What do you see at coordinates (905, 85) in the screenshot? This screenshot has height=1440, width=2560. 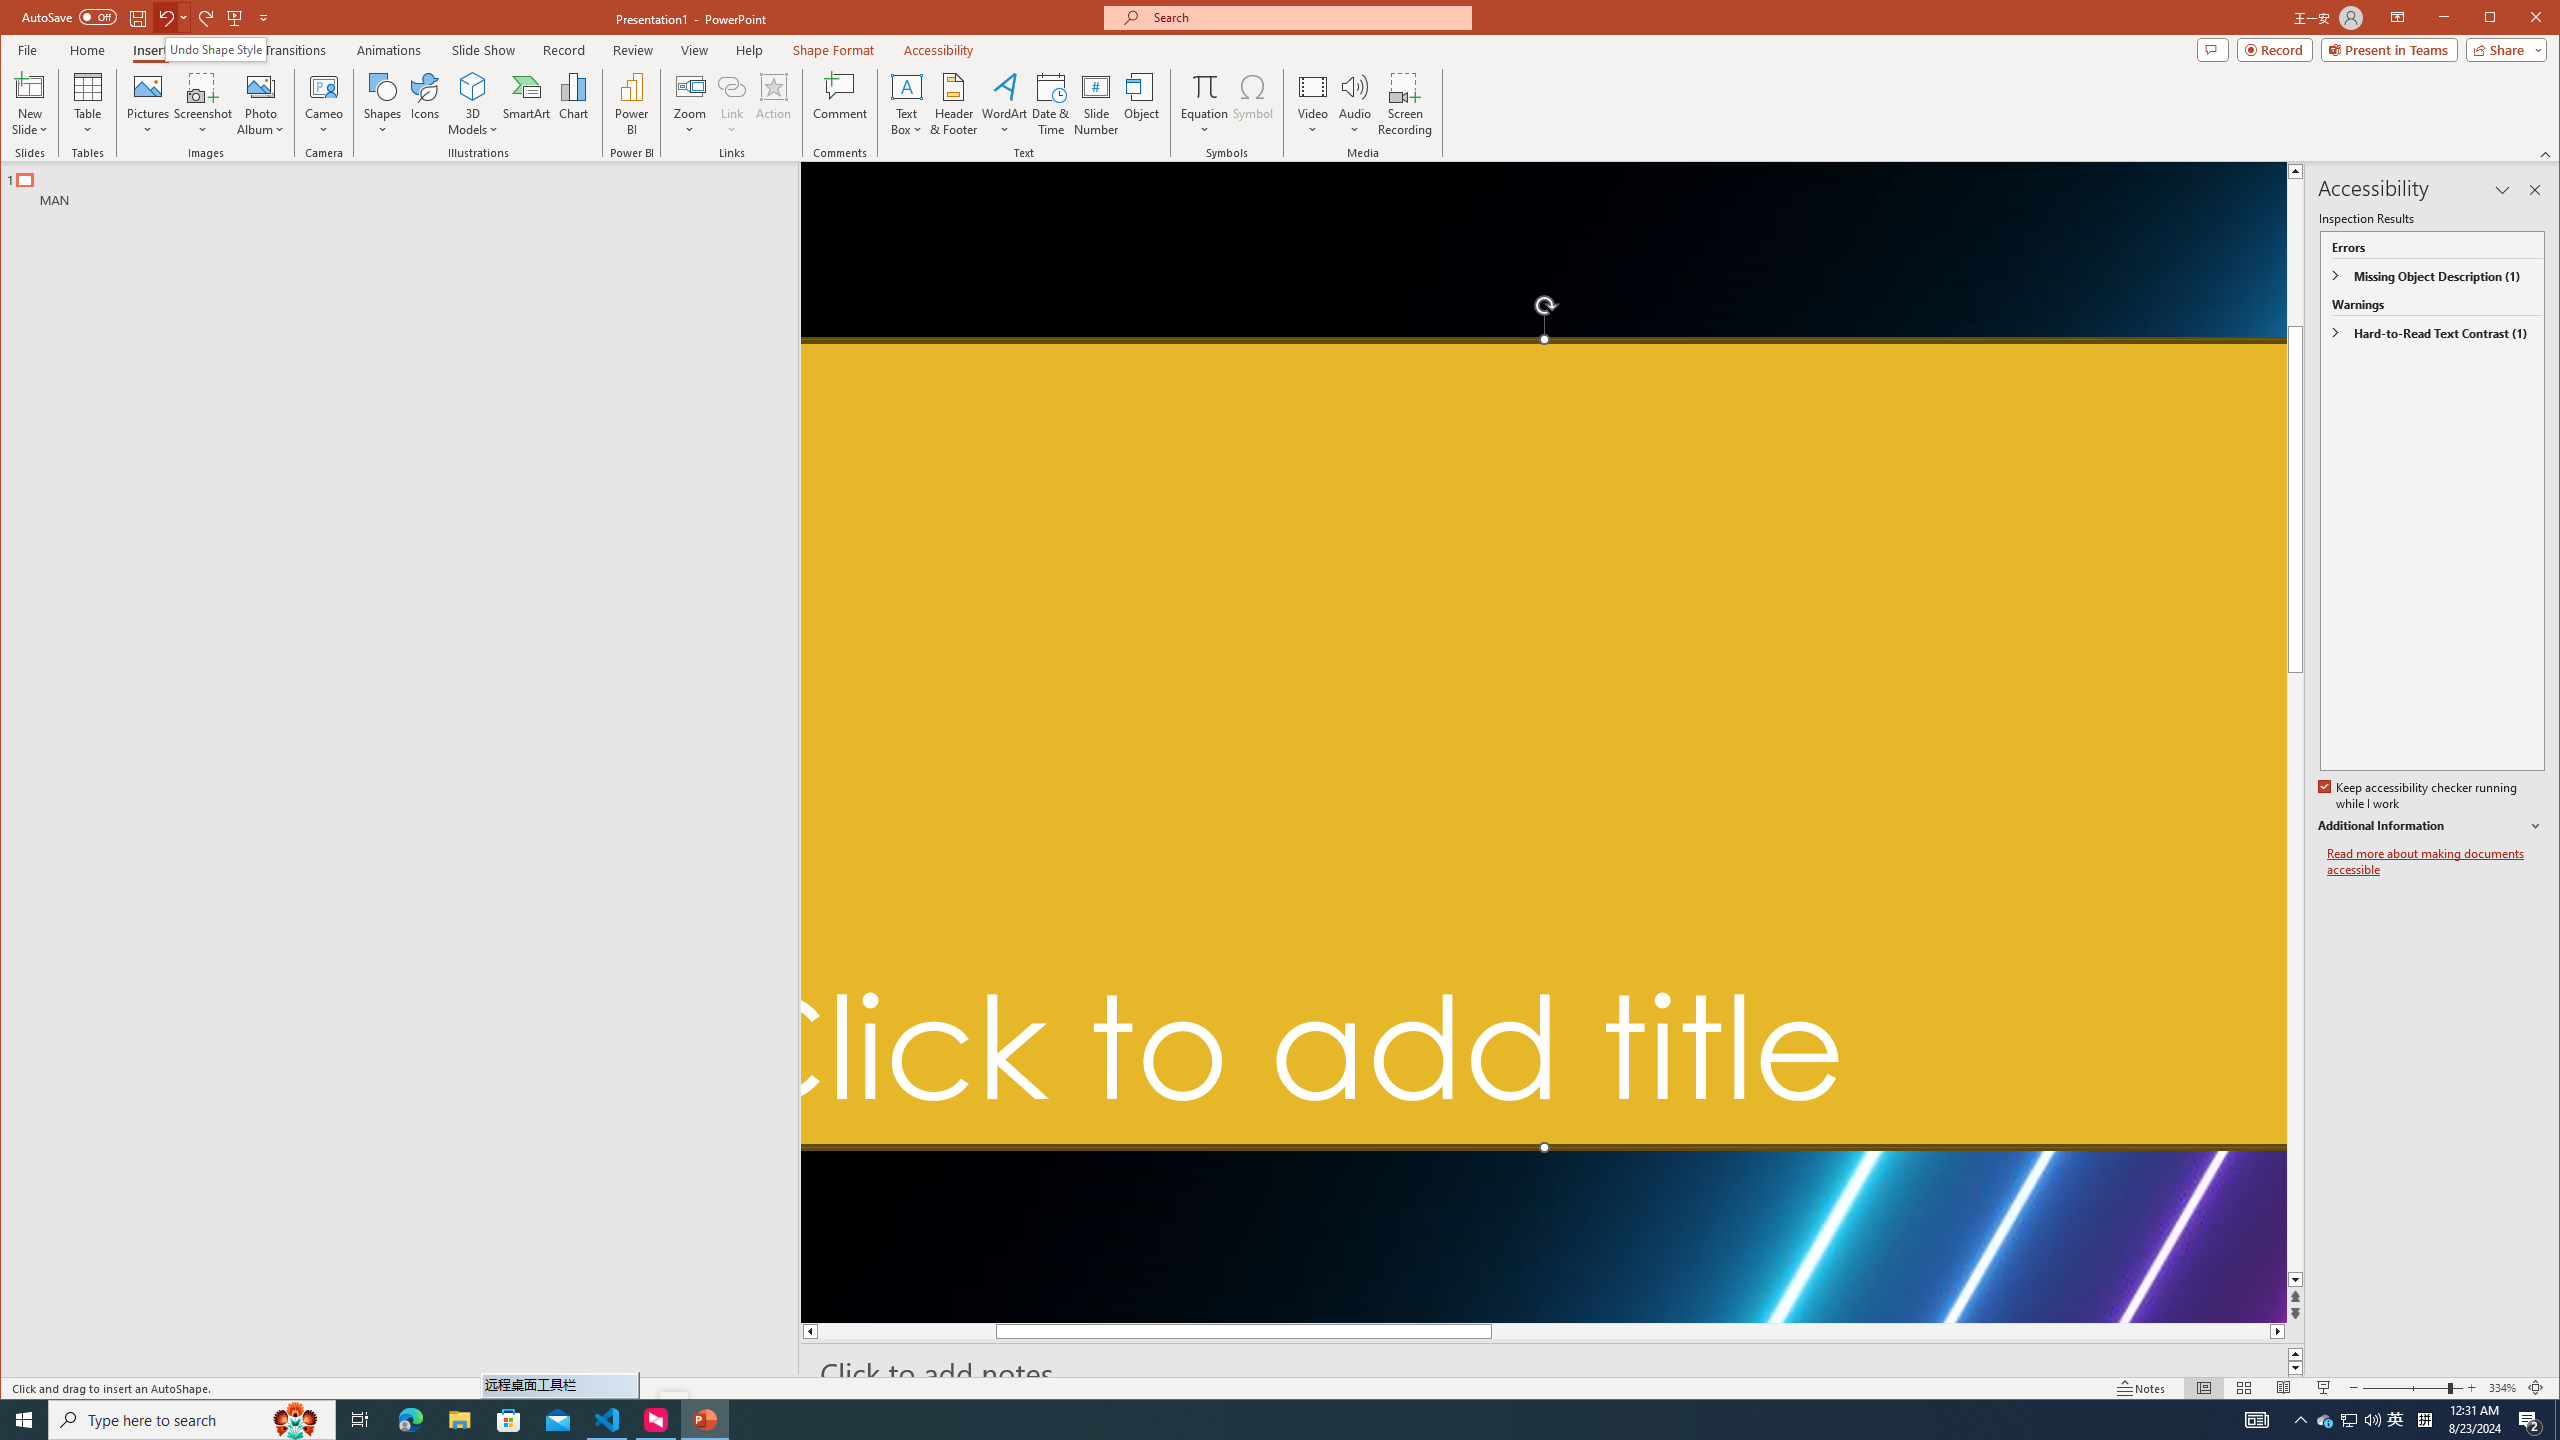 I see `'Draw Horizontal Text Box'` at bounding box center [905, 85].